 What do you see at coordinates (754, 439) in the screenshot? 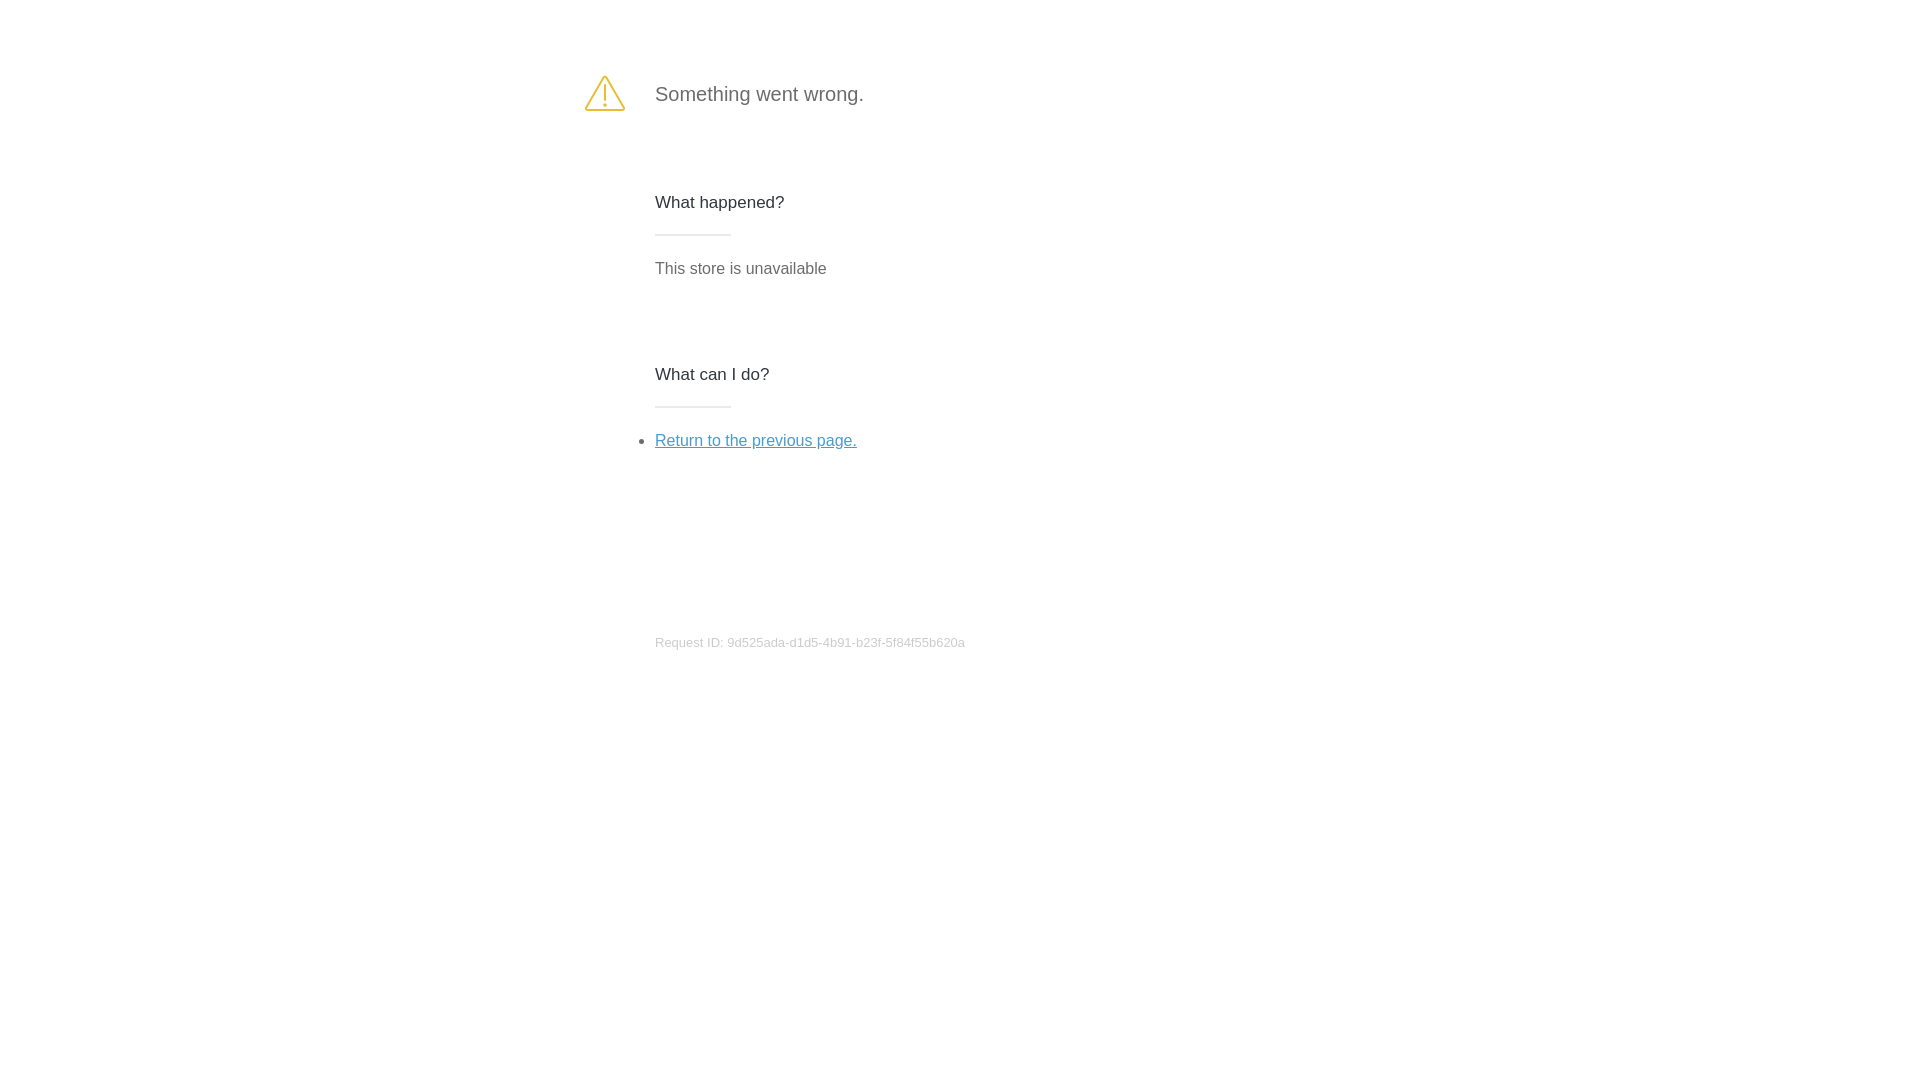
I see `'Return to the previous page.'` at bounding box center [754, 439].